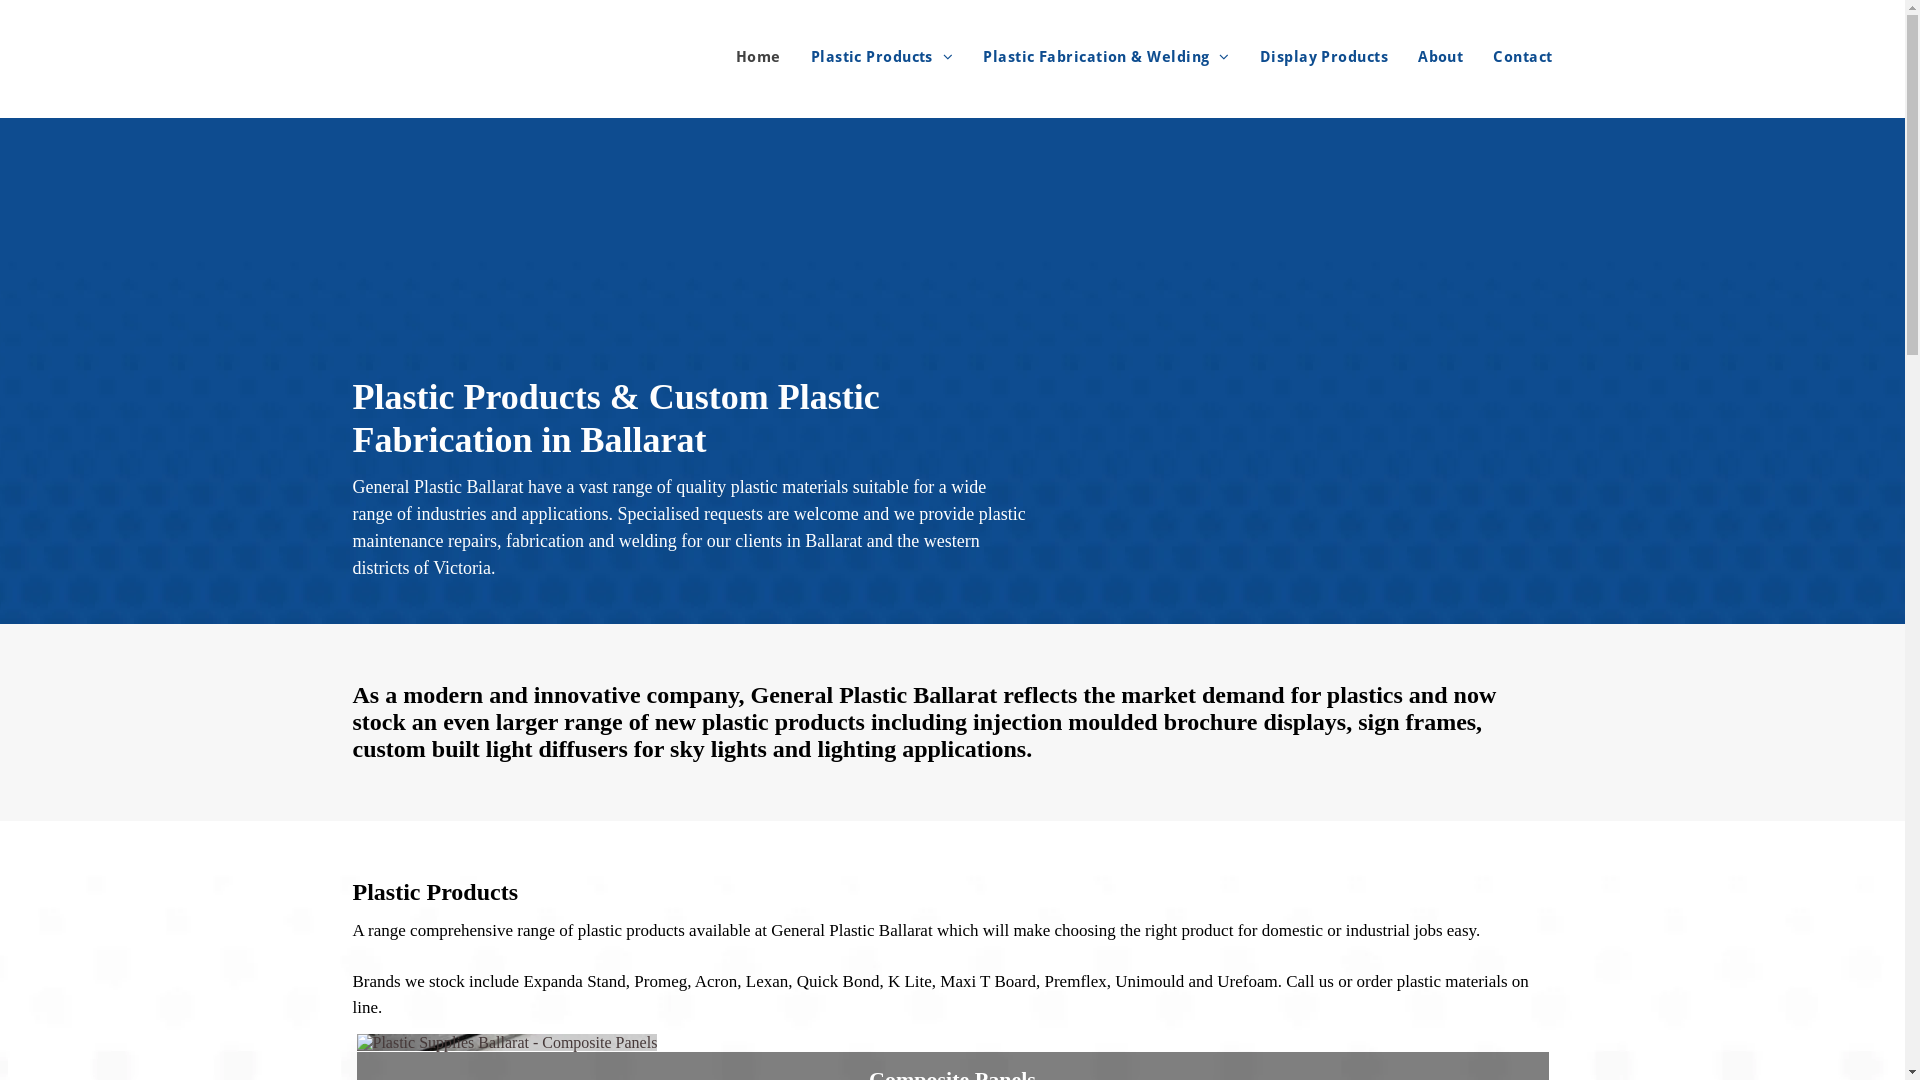  What do you see at coordinates (1424, 56) in the screenshot?
I see `'About'` at bounding box center [1424, 56].